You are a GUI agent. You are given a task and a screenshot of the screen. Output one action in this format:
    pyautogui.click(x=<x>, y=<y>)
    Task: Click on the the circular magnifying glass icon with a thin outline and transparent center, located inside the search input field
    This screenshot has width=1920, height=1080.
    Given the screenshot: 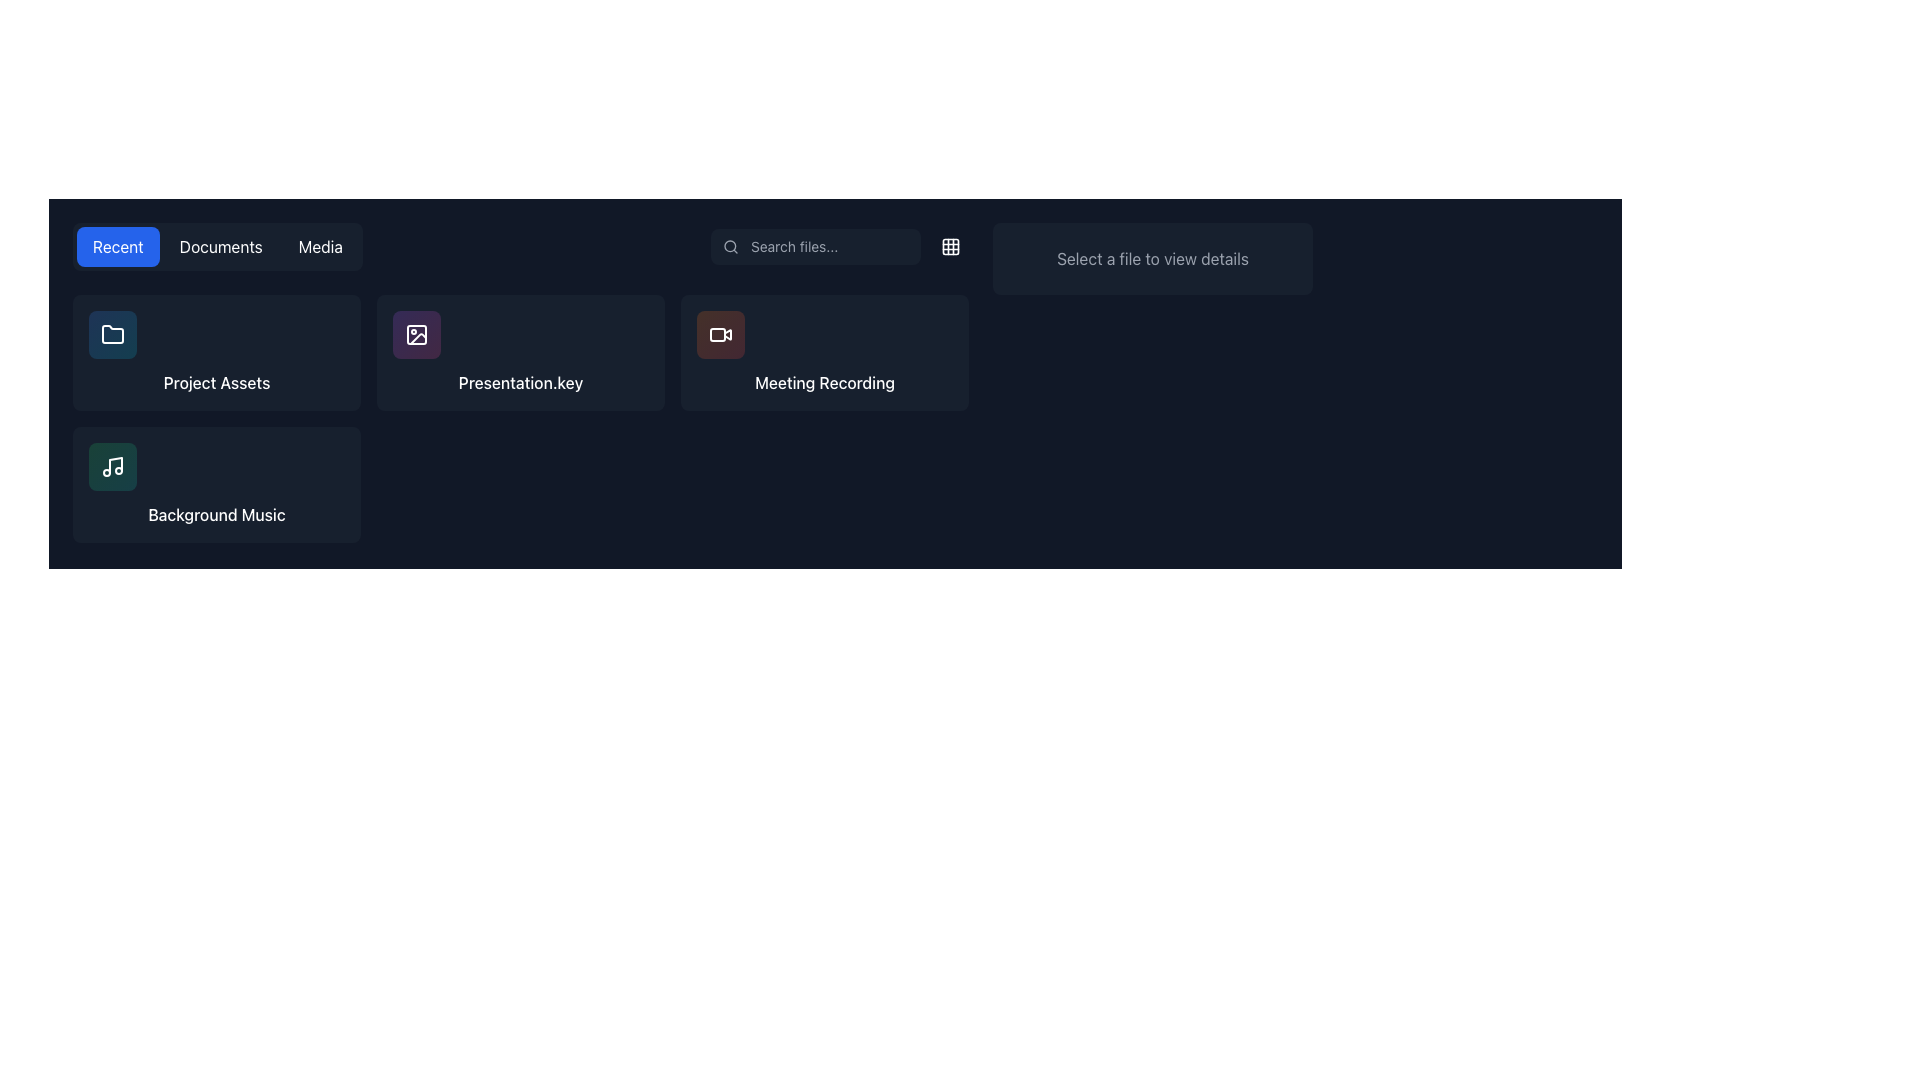 What is the action you would take?
    pyautogui.click(x=729, y=245)
    